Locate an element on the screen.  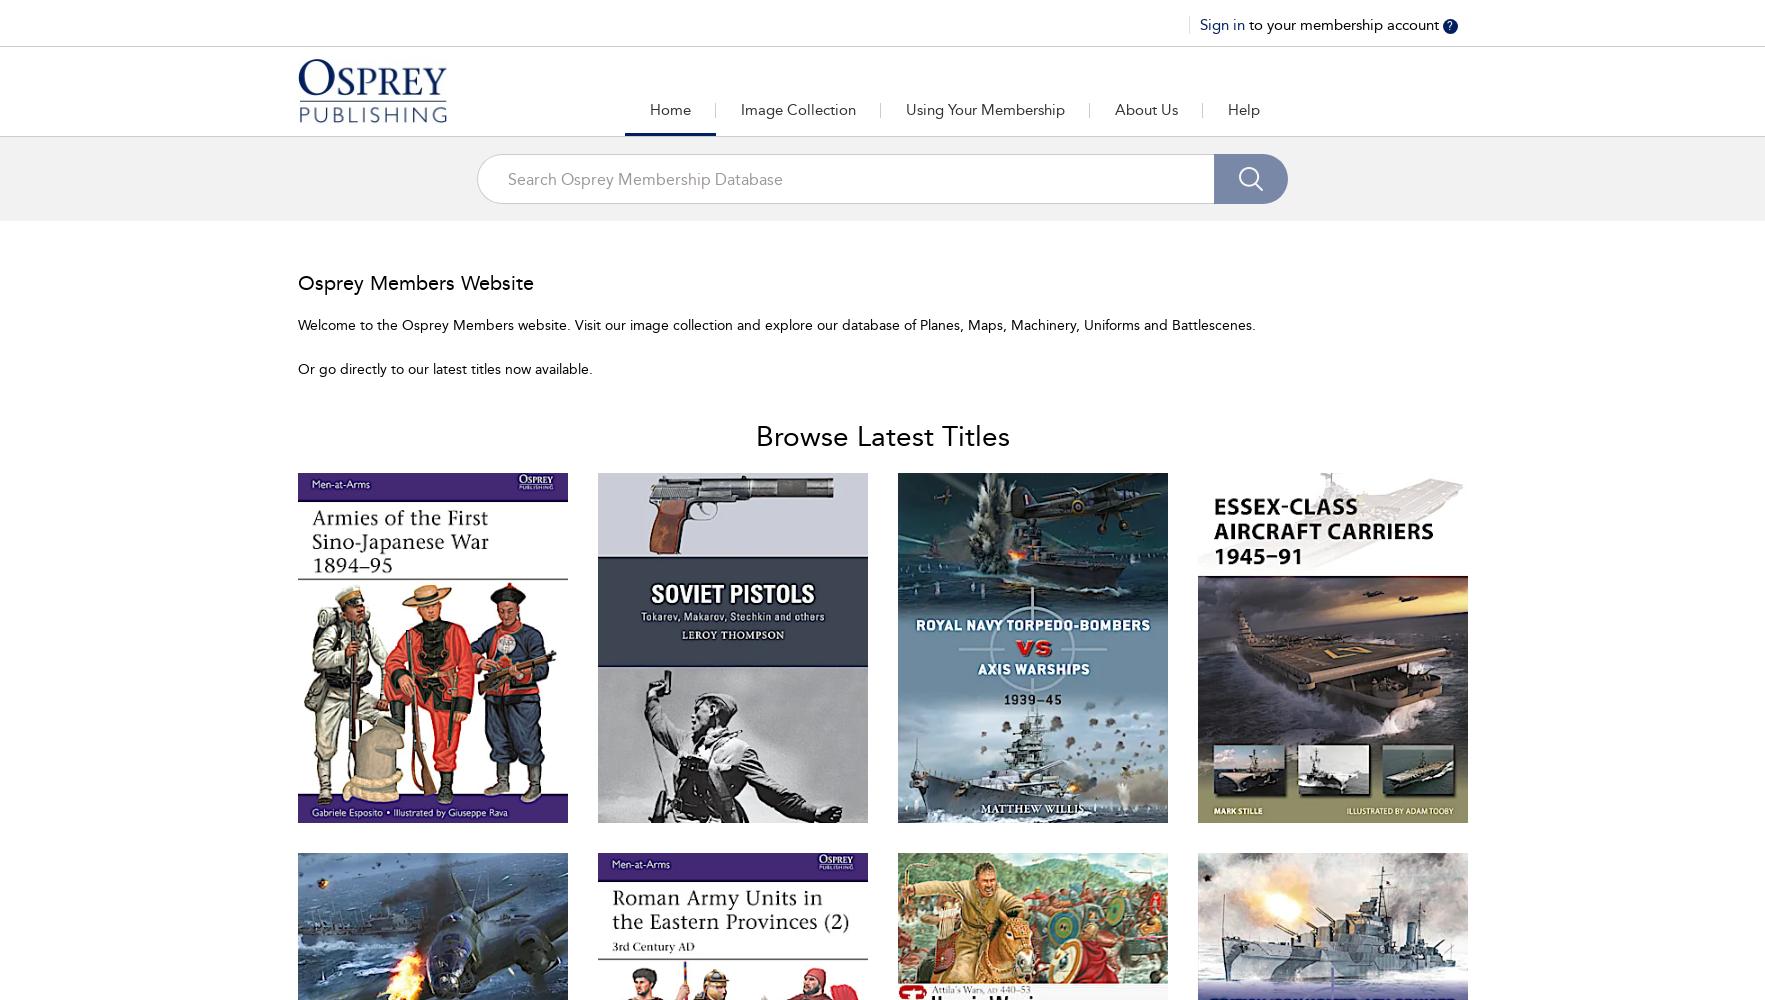
'Image Collection' is located at coordinates (796, 109).